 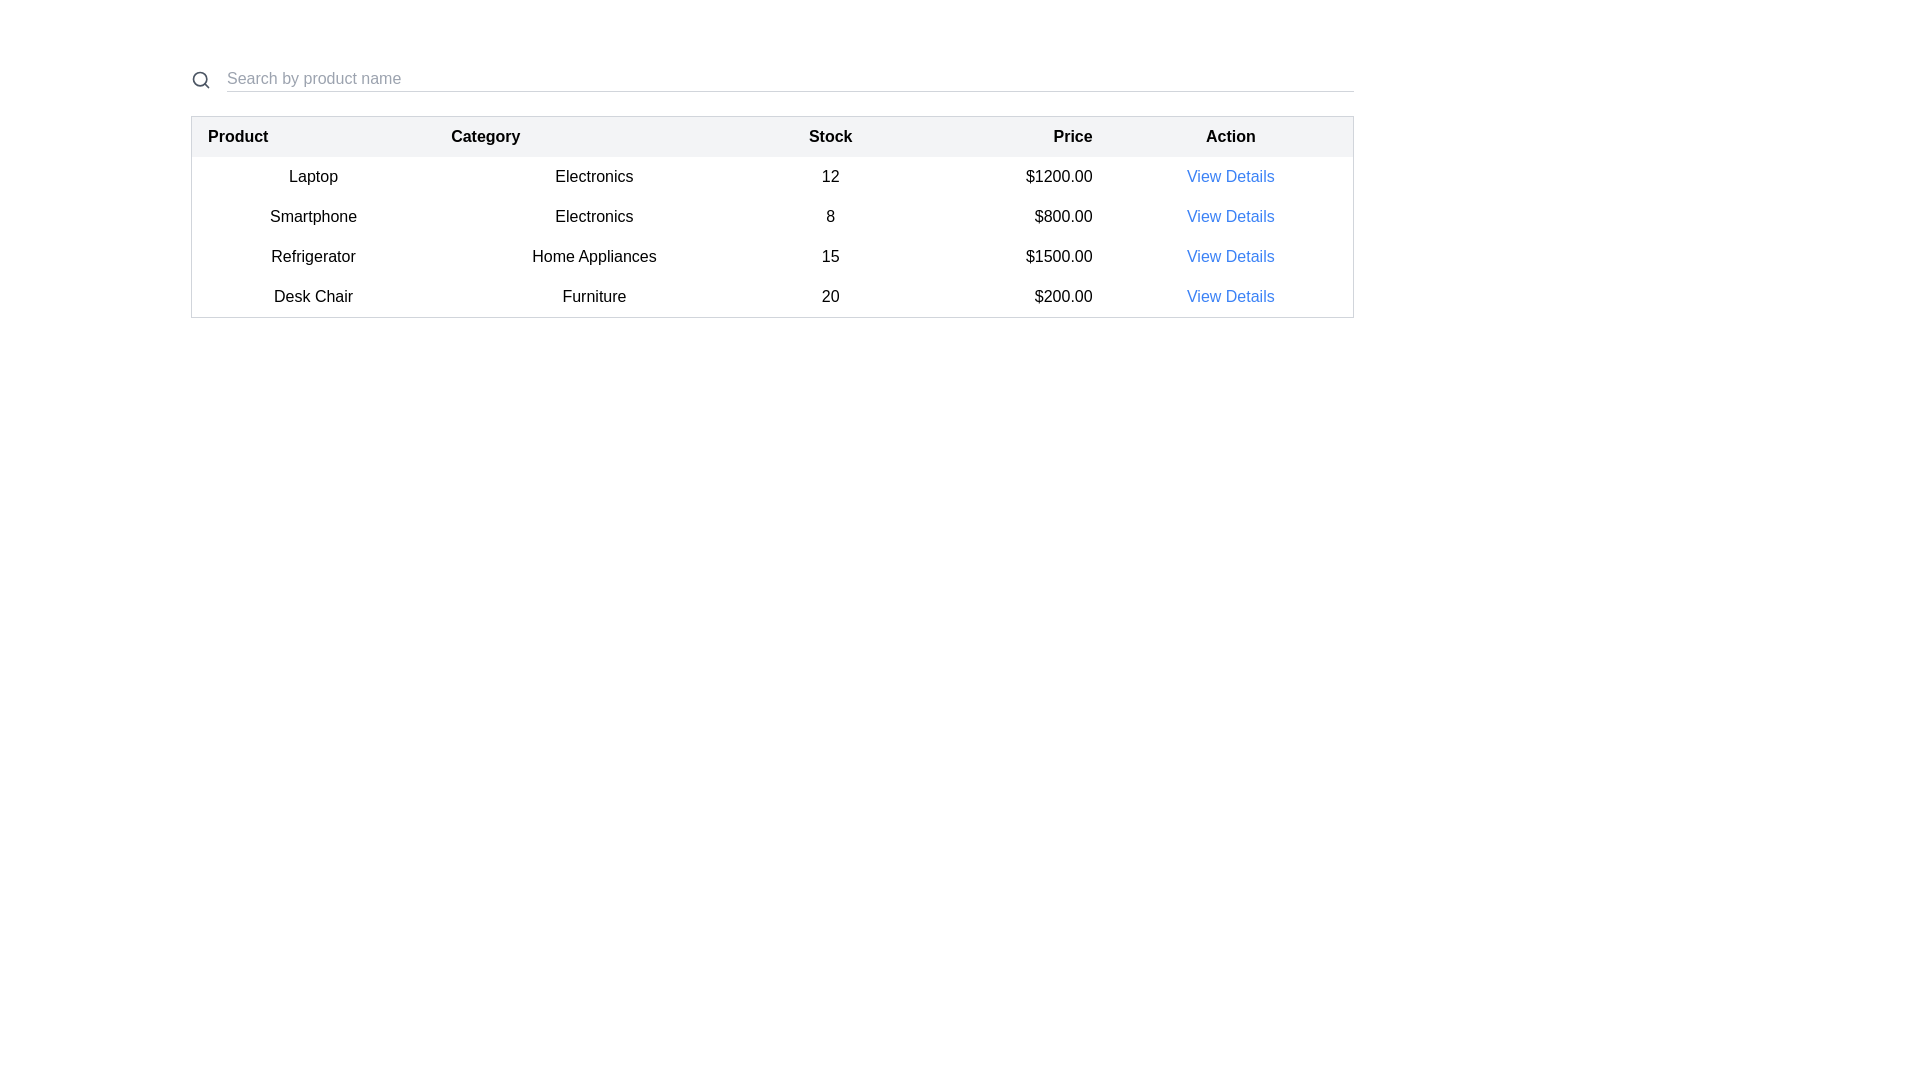 I want to click on the Text label that denotes the name of a product listed in the third row of the 'Product' column in the inventory table, so click(x=312, y=256).